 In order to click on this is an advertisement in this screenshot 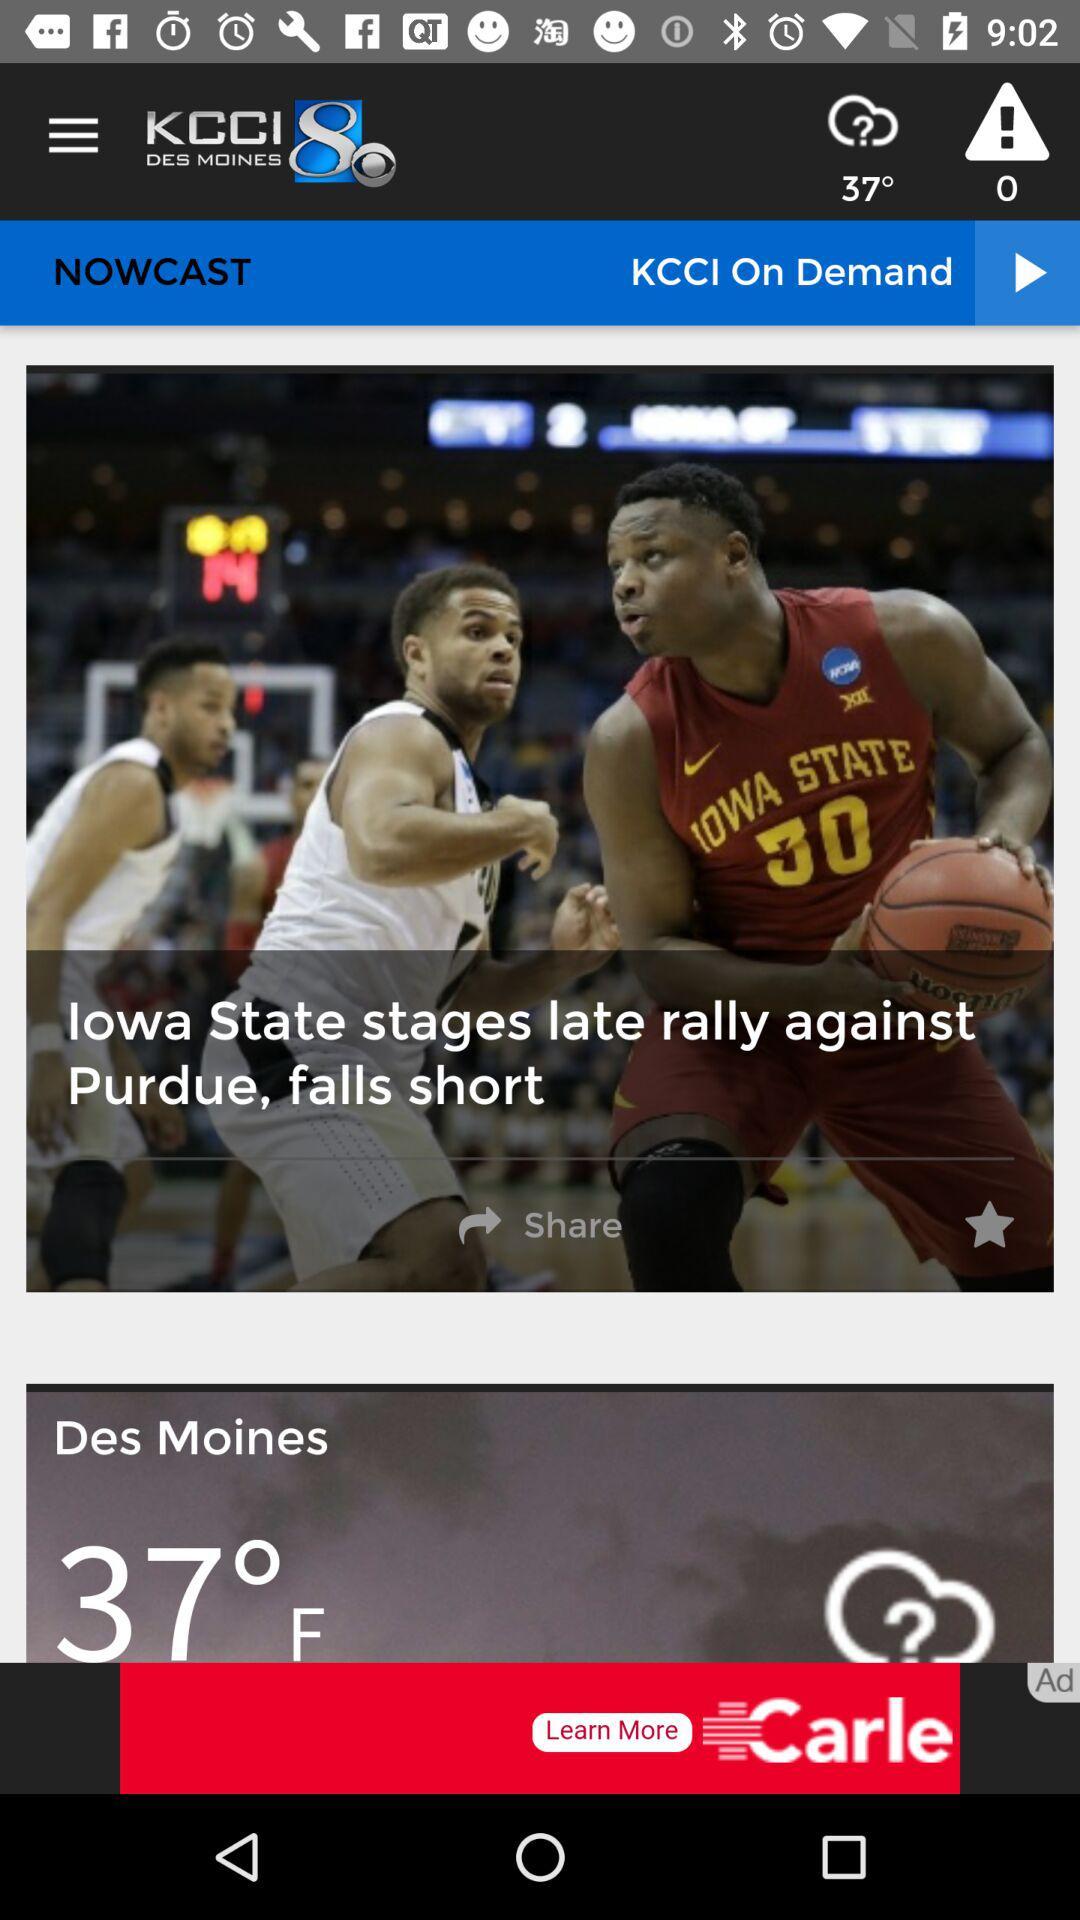, I will do `click(540, 1727)`.